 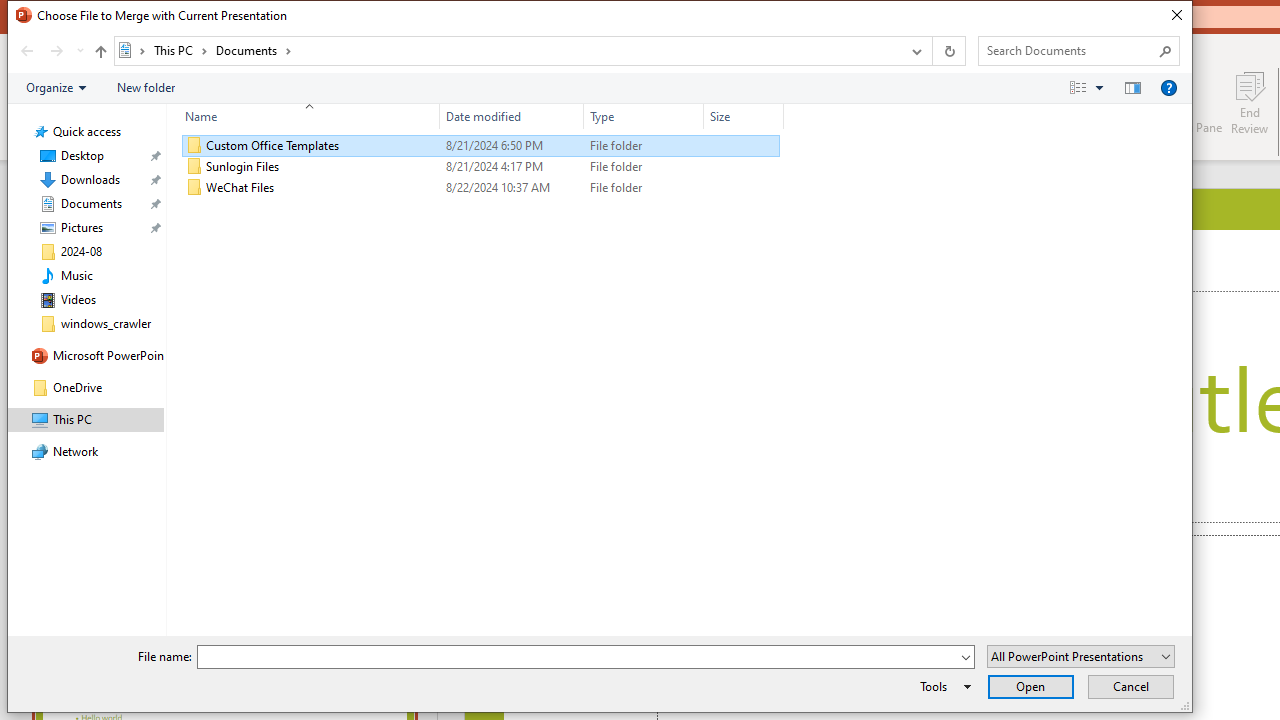 I want to click on 'All locations', so click(x=131, y=49).